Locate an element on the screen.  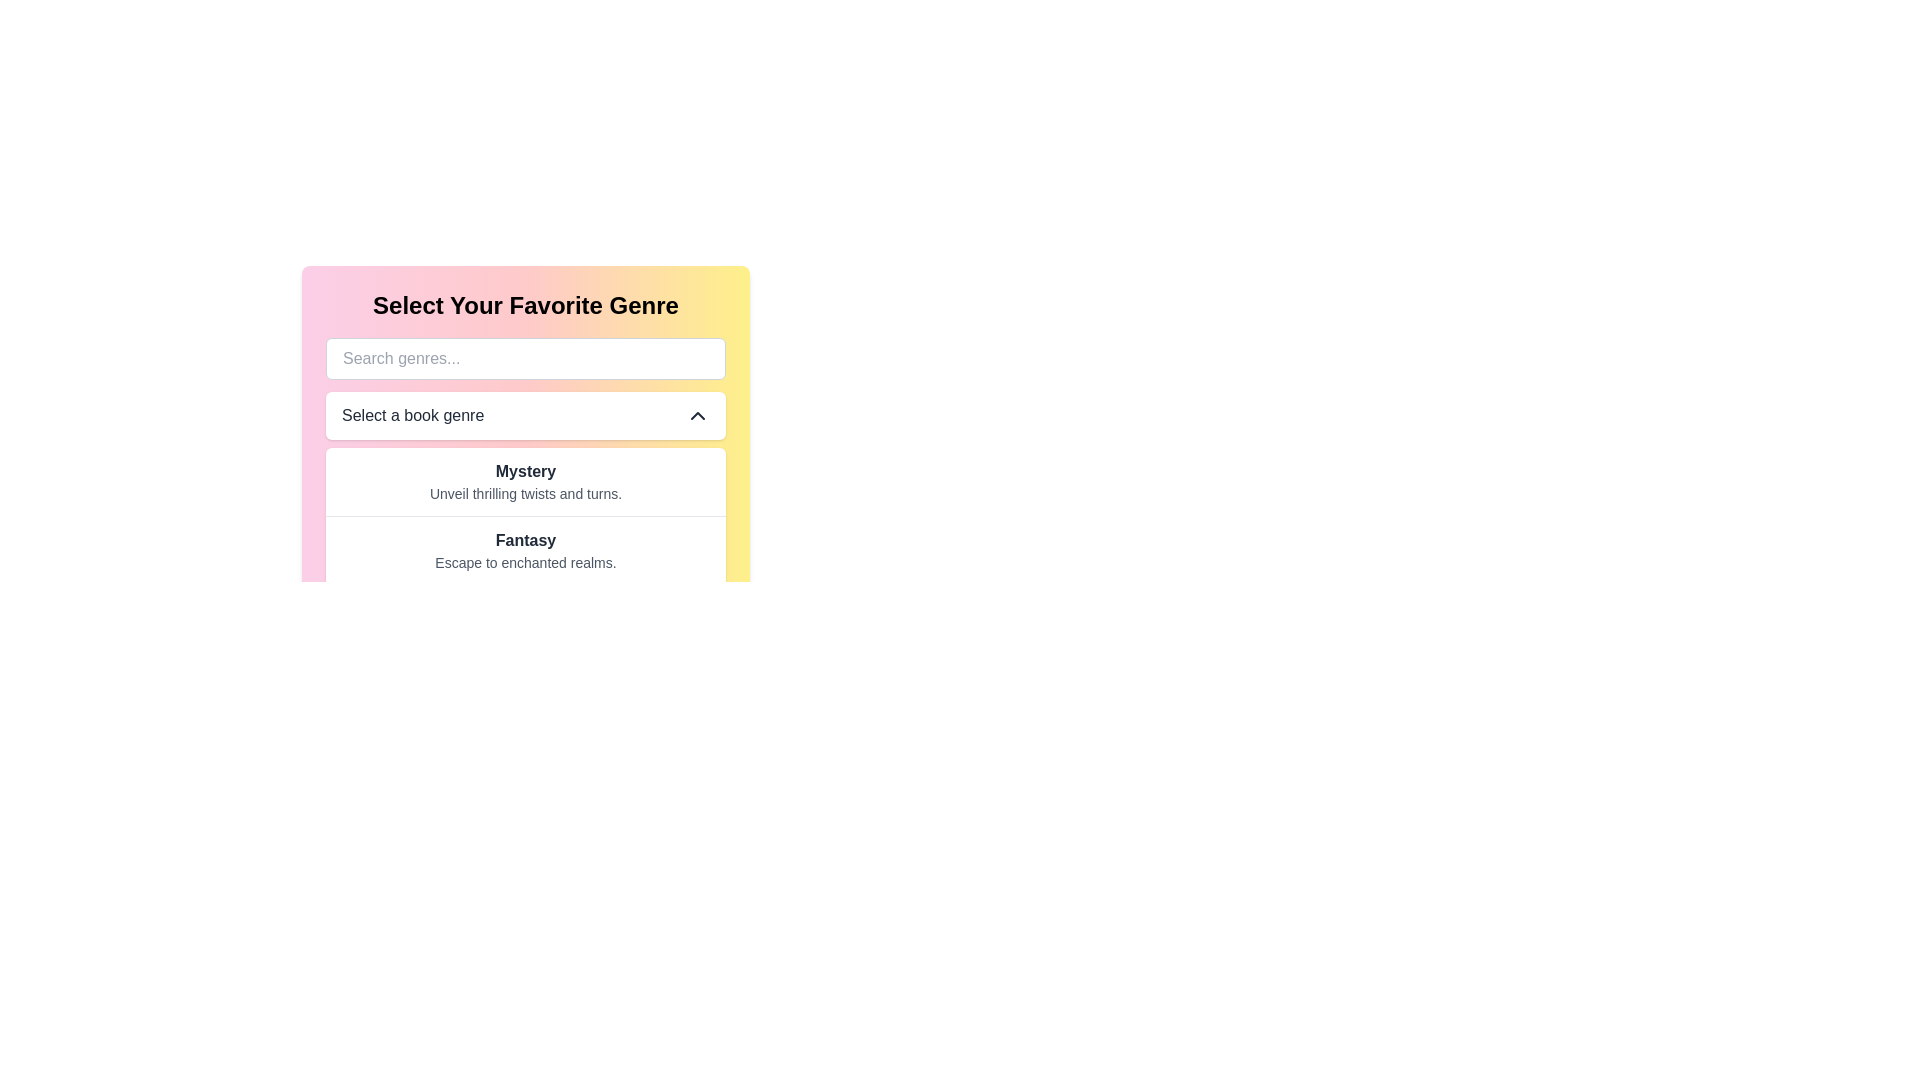
the 'Fantasy' genre option in the dropdown list, which is the second option below 'Mystery' and centrally aligned under 'Select a book genre' is located at coordinates (526, 557).